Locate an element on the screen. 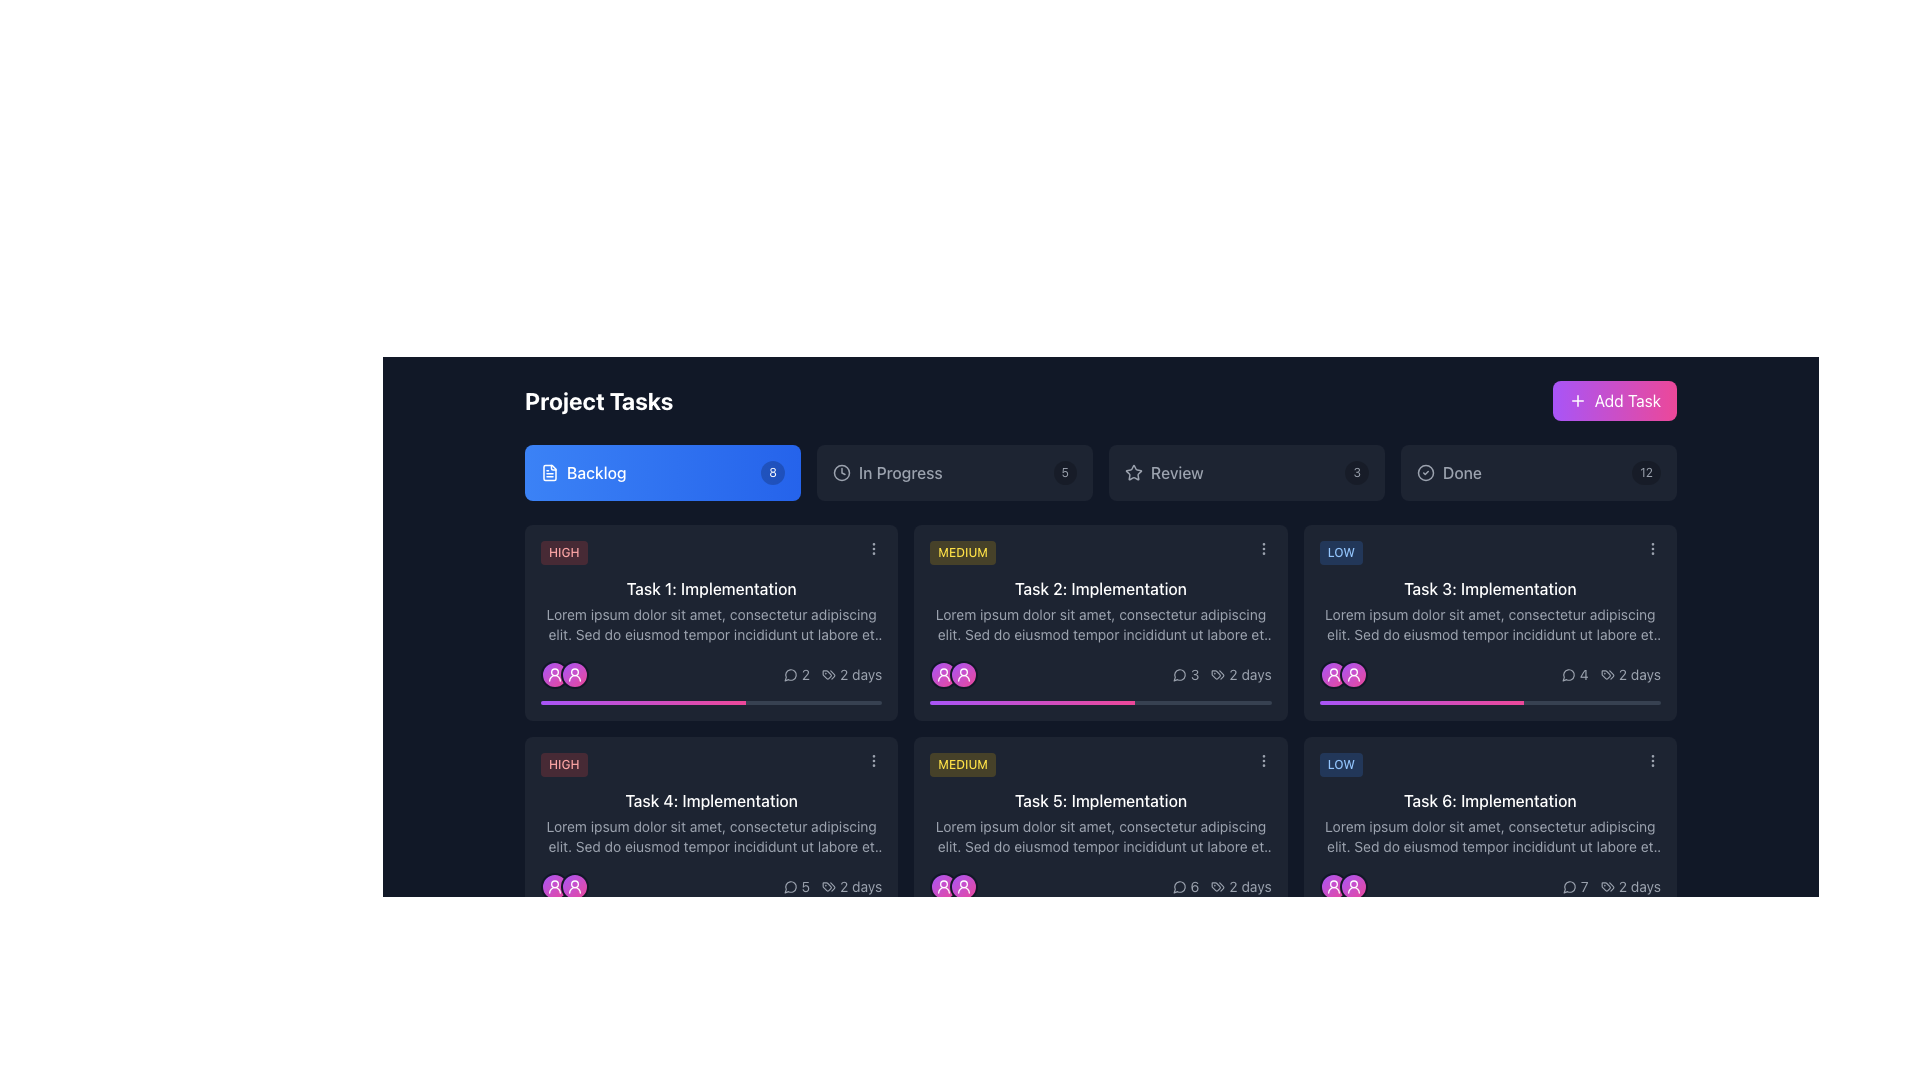 The height and width of the screenshot is (1080, 1920). the user avatar icon located in the lower-left corner of the task card, which is the first avatar in a group of similar icons is located at coordinates (555, 886).